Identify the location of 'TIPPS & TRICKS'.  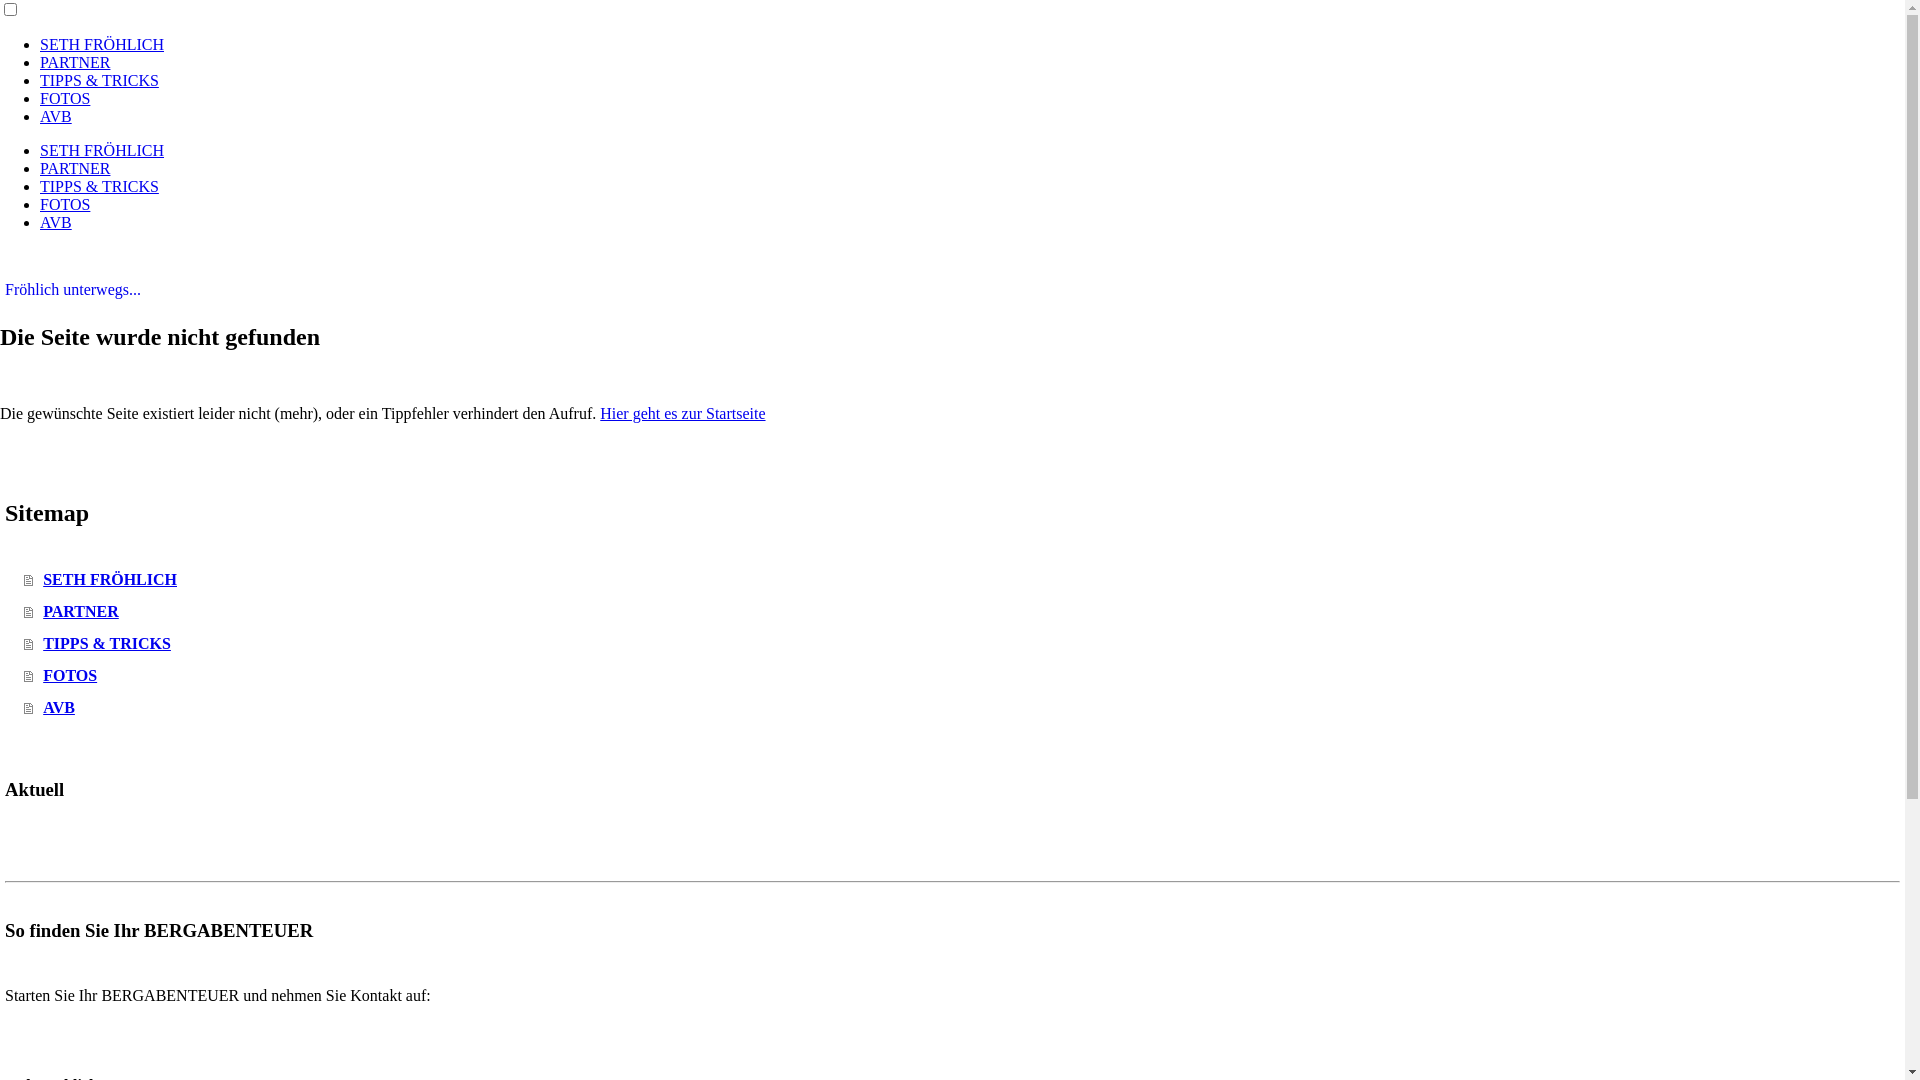
(39, 79).